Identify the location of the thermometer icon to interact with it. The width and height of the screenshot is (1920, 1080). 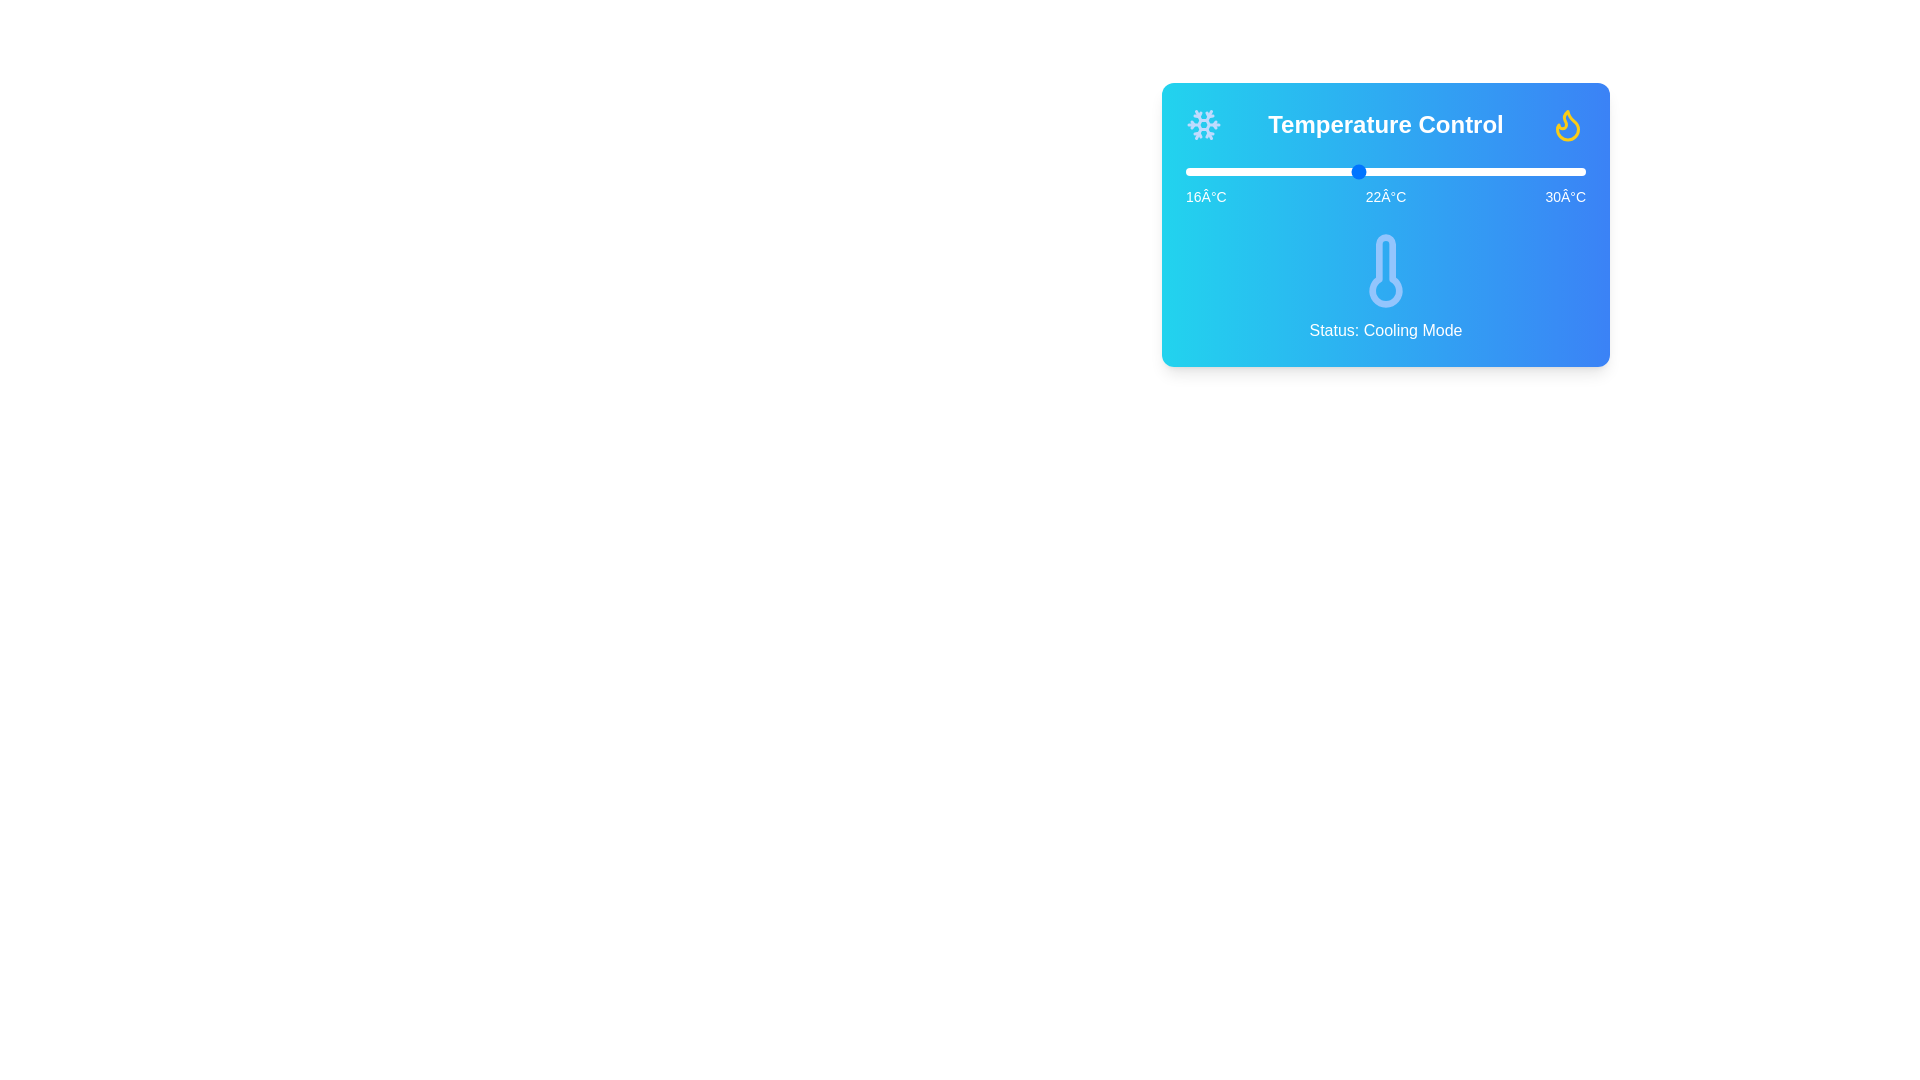
(1385, 270).